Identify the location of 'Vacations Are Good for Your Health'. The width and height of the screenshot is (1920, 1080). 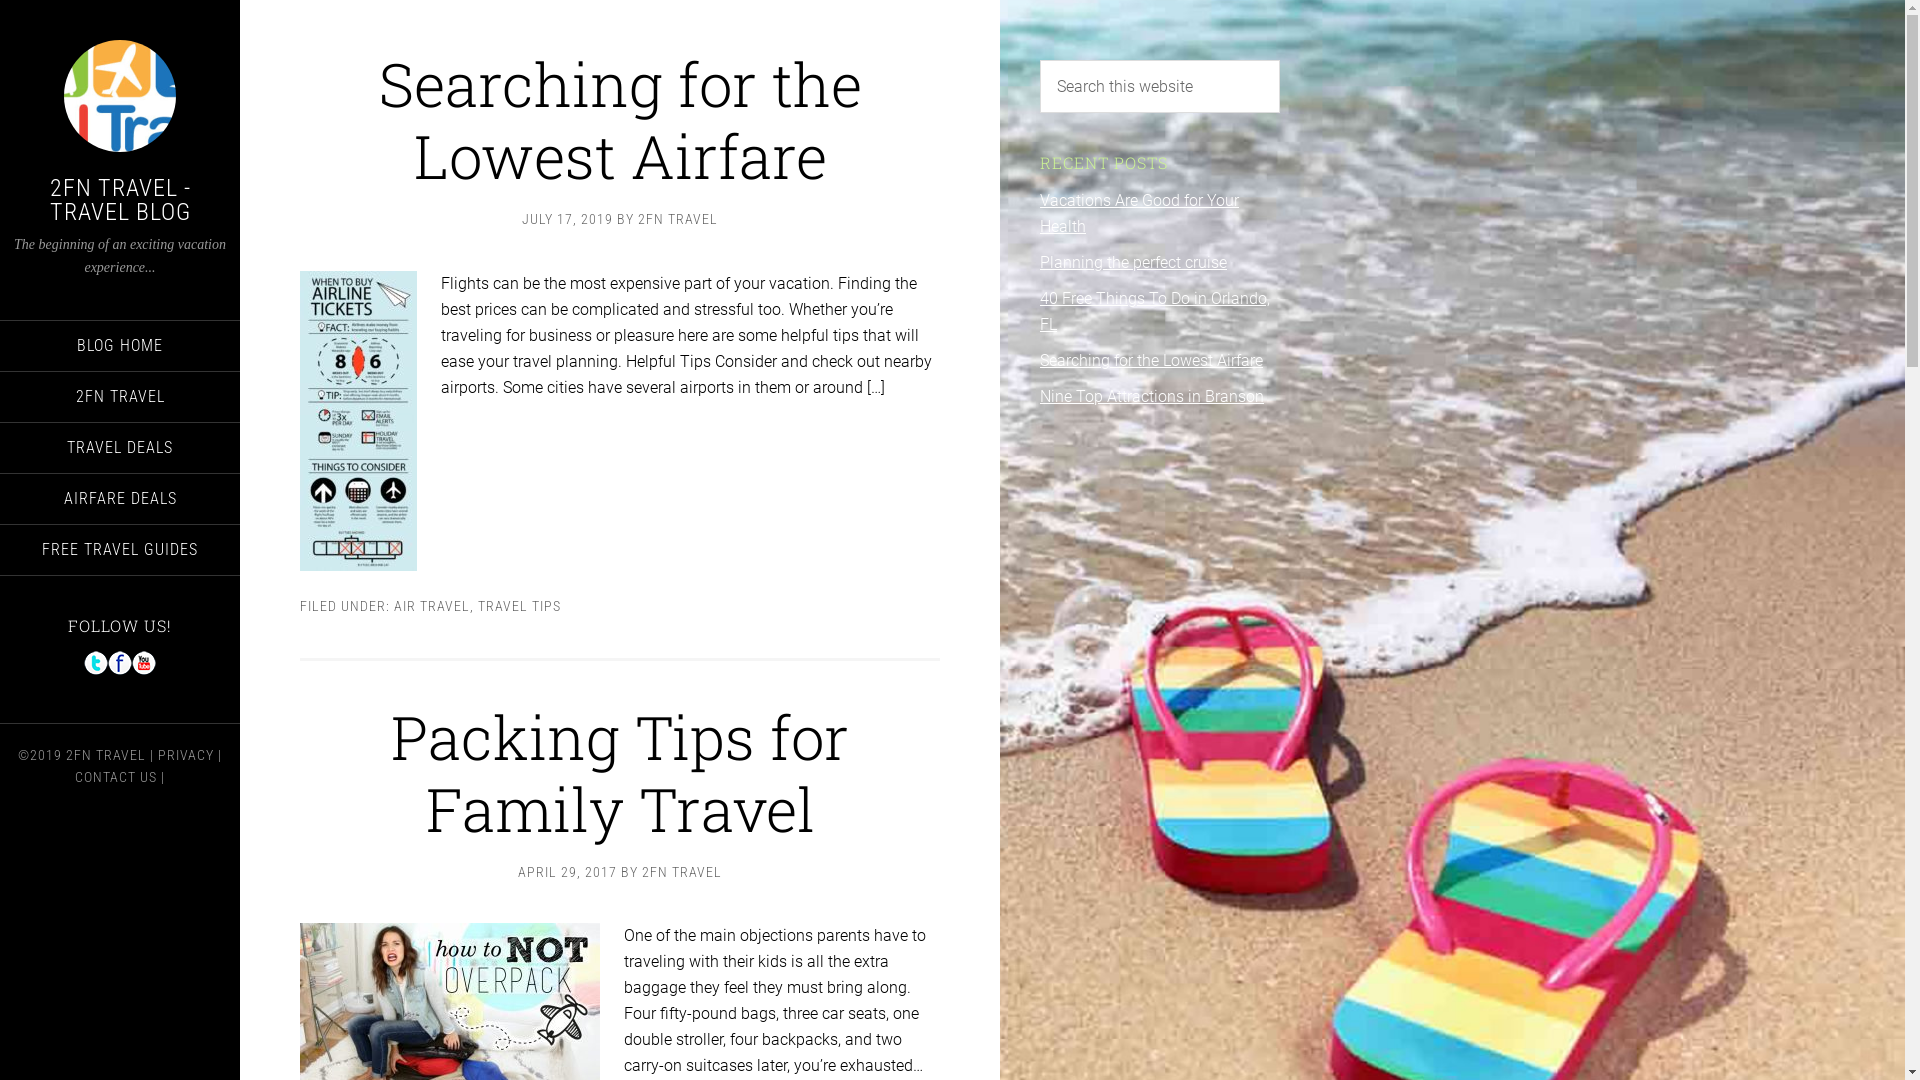
(1139, 213).